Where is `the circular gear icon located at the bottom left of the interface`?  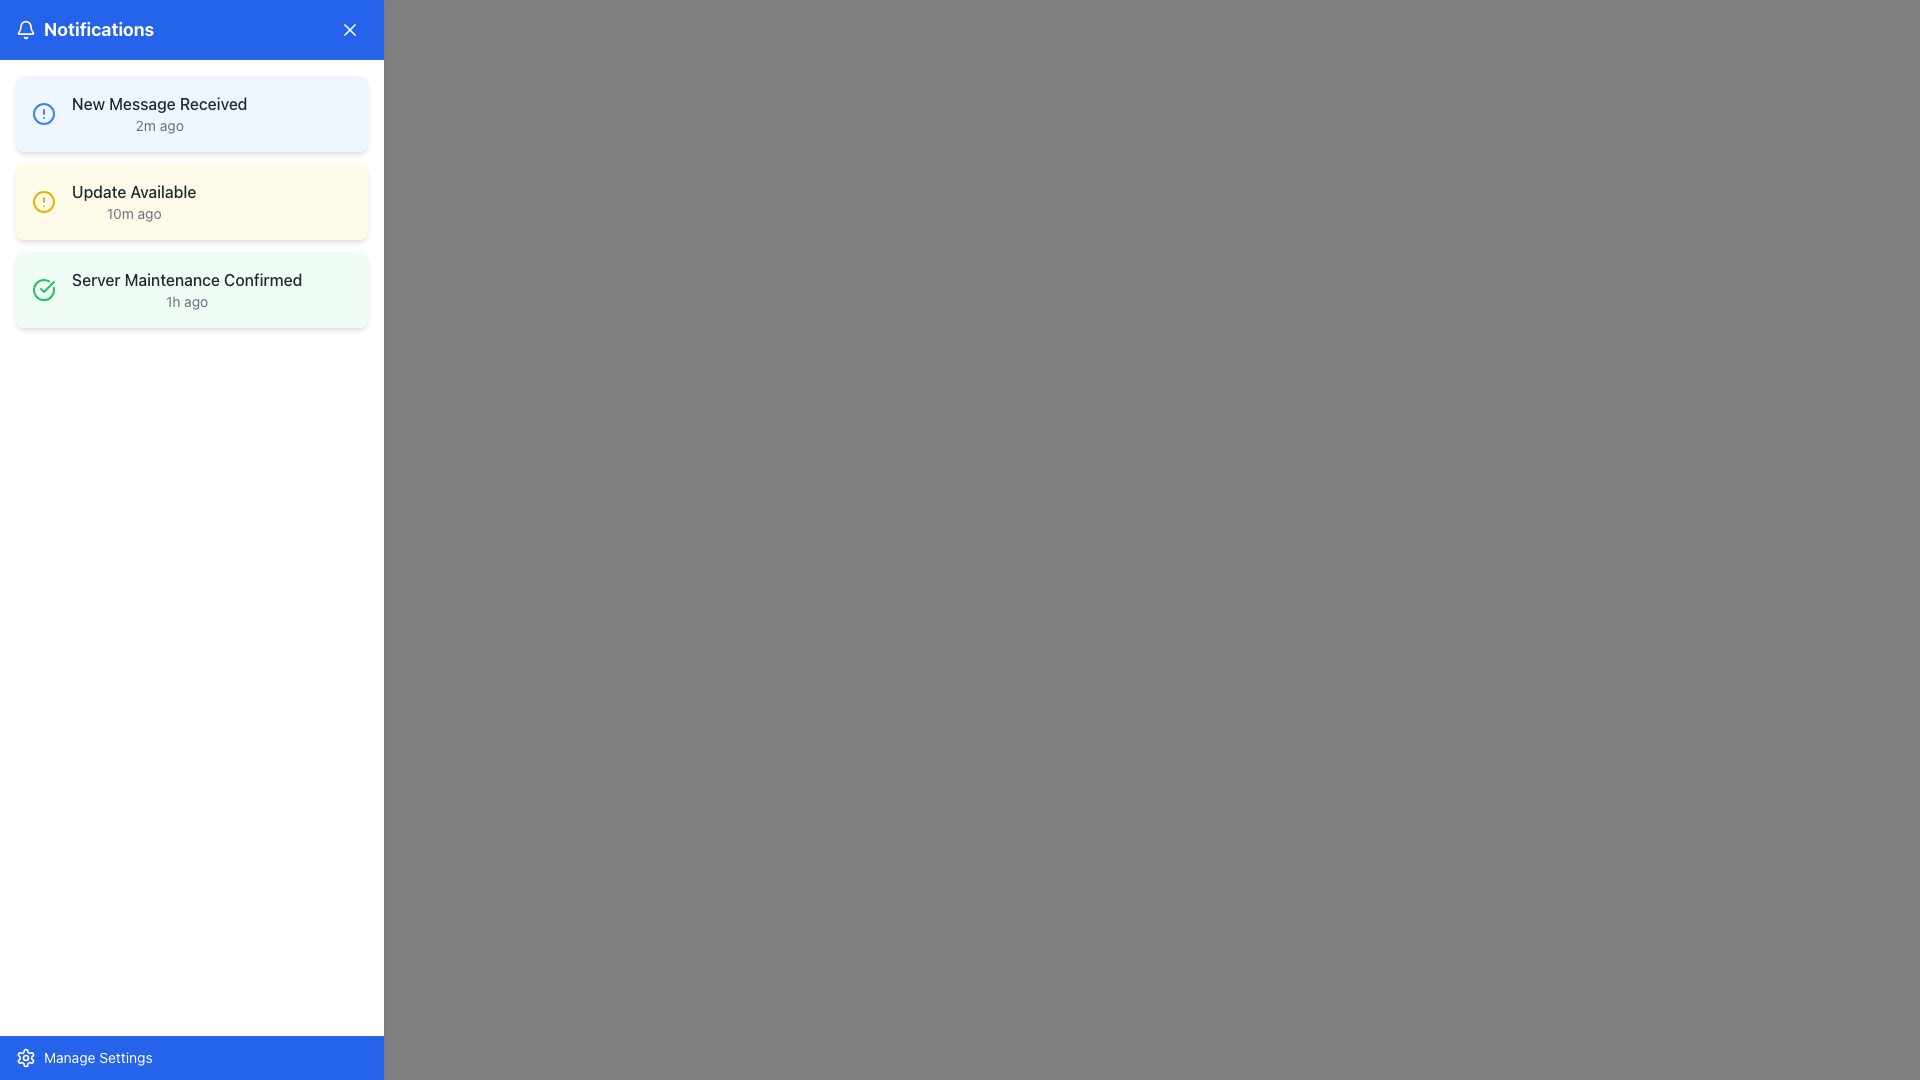
the circular gear icon located at the bottom left of the interface is located at coordinates (25, 1056).